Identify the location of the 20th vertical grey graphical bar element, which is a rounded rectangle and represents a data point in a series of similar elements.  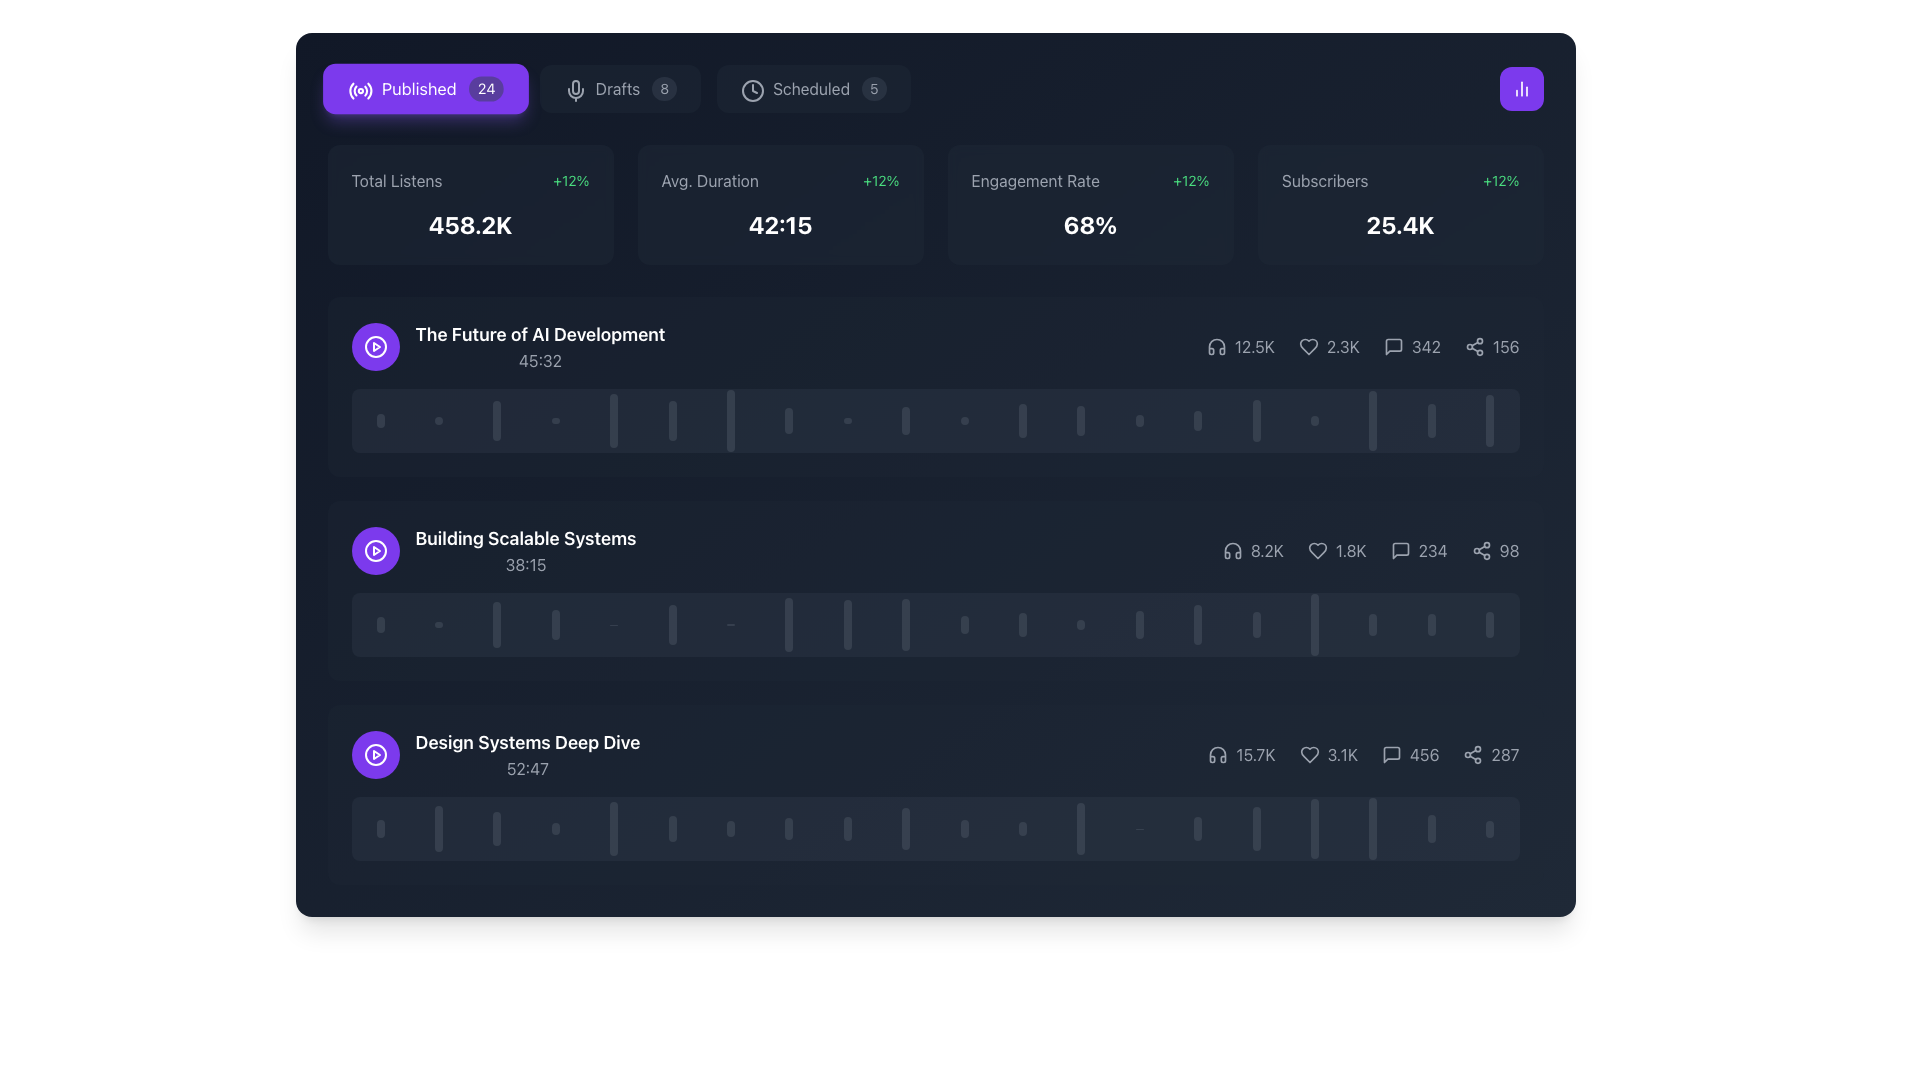
(1490, 419).